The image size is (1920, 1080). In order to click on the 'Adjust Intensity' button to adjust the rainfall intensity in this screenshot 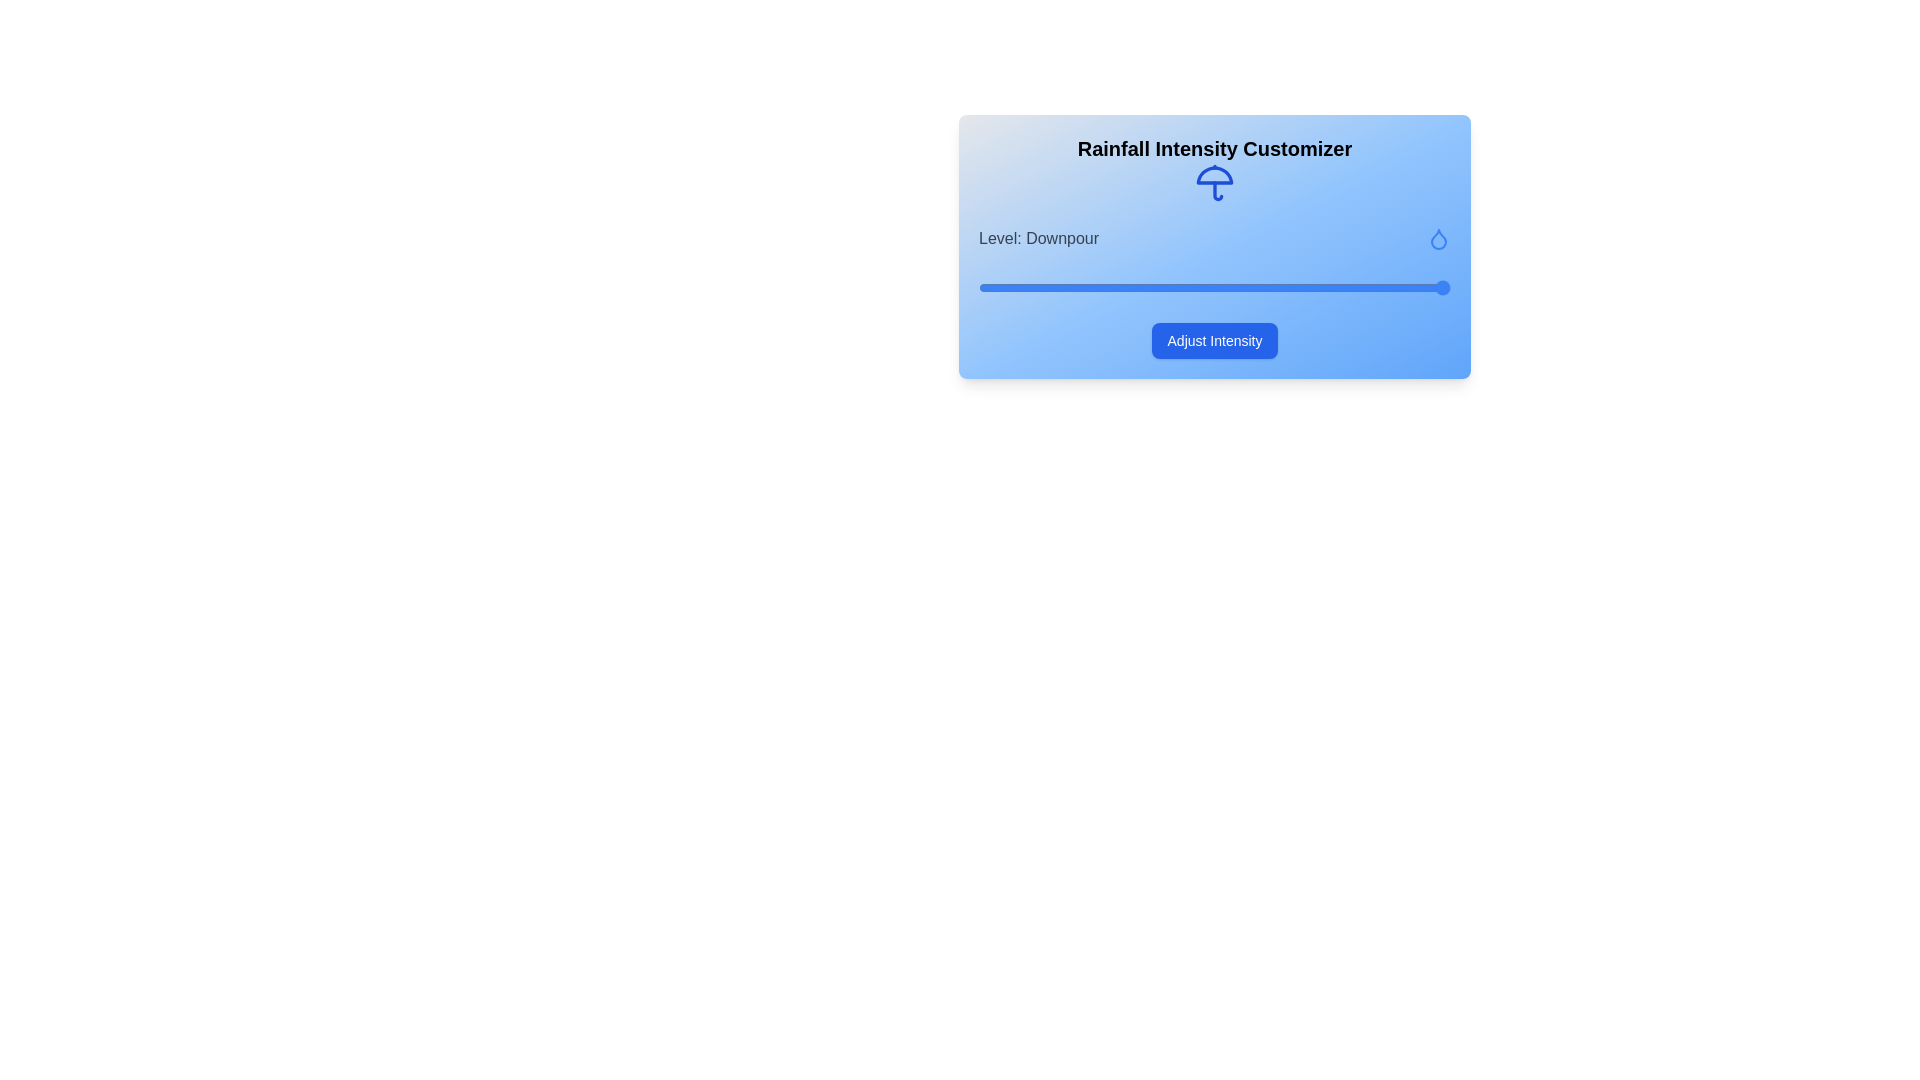, I will do `click(1213, 339)`.